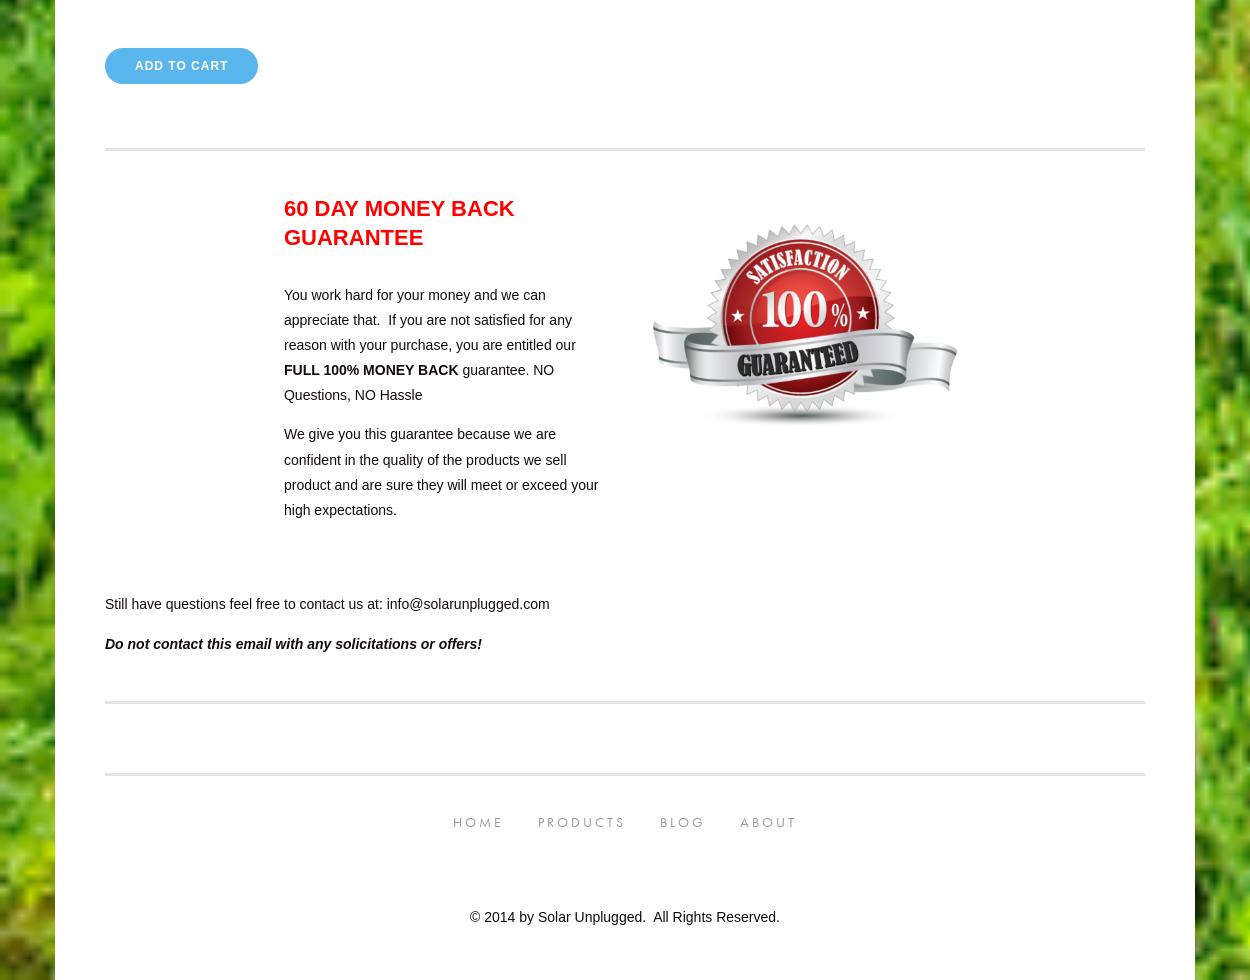 This screenshot has height=980, width=1250. I want to click on 'FULL 100% MONEY BACK', so click(369, 370).